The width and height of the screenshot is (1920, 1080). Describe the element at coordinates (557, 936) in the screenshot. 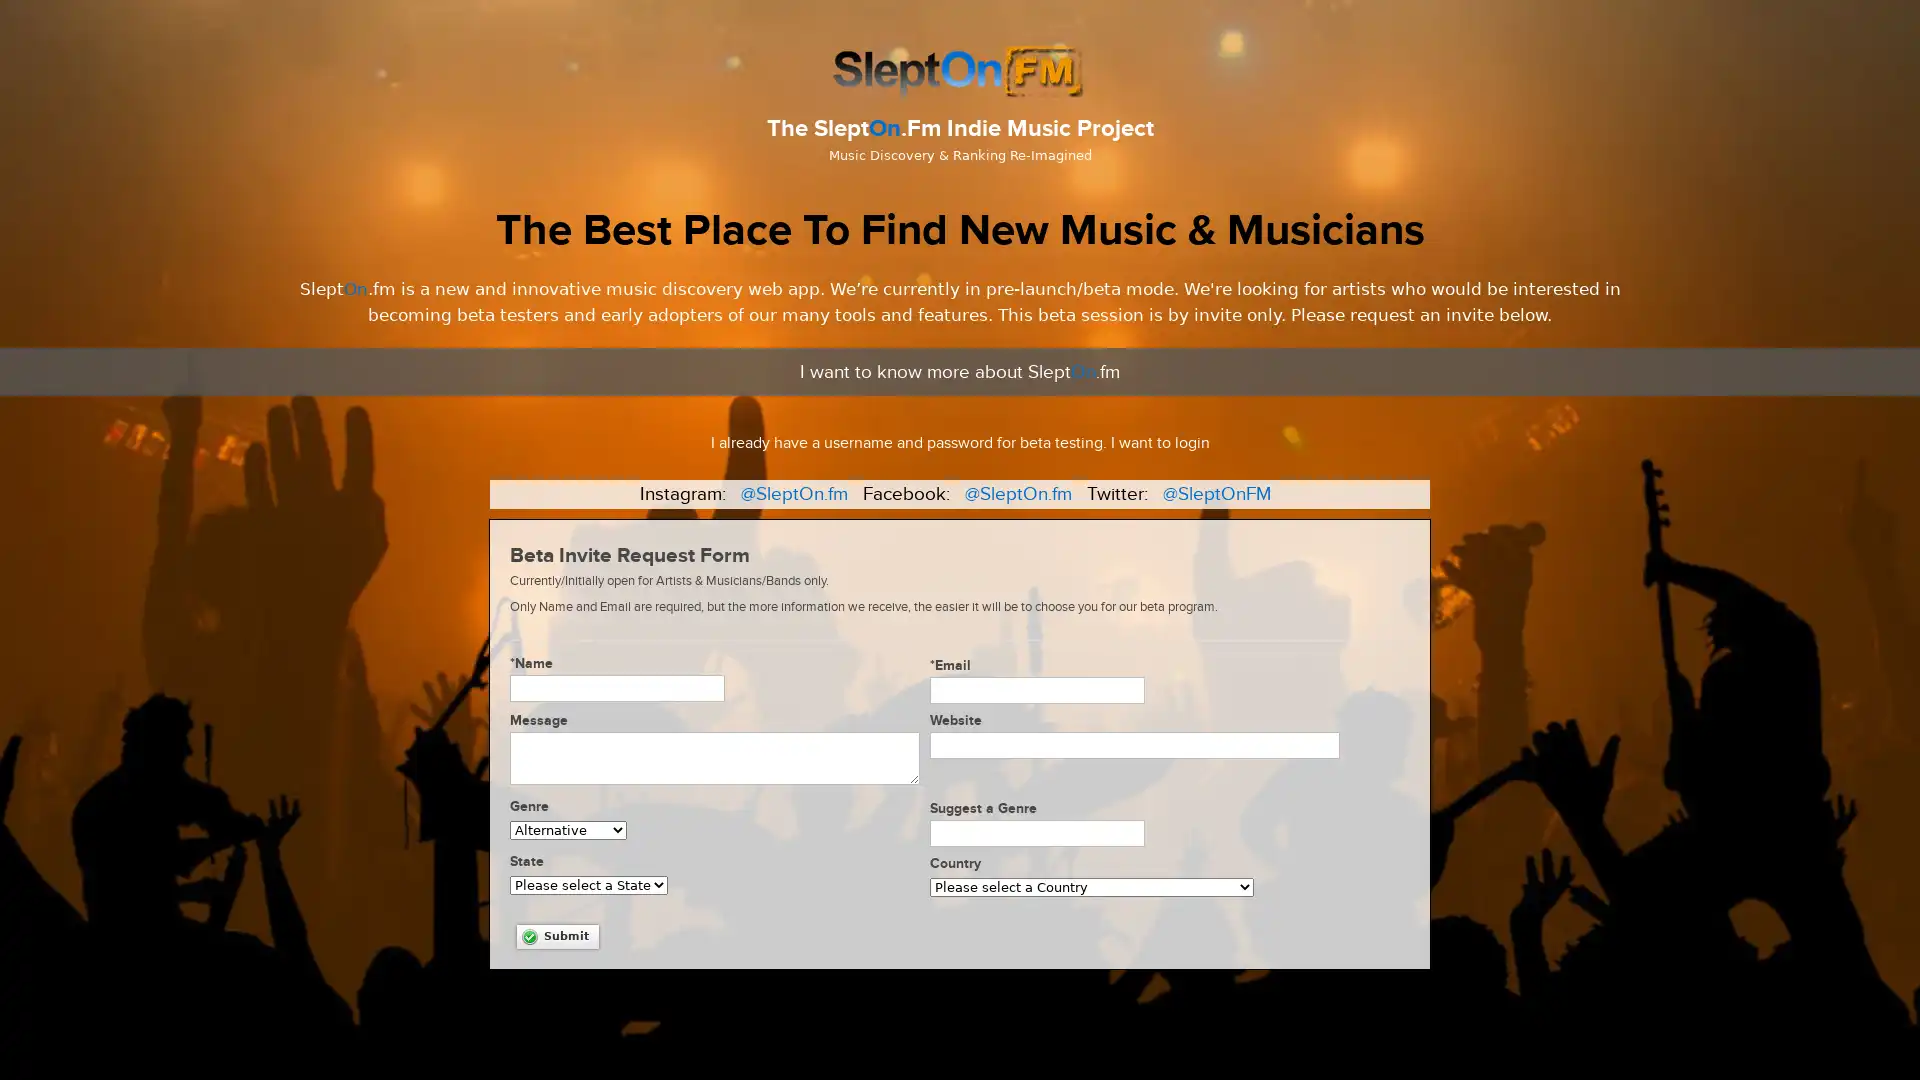

I see `Submit` at that location.